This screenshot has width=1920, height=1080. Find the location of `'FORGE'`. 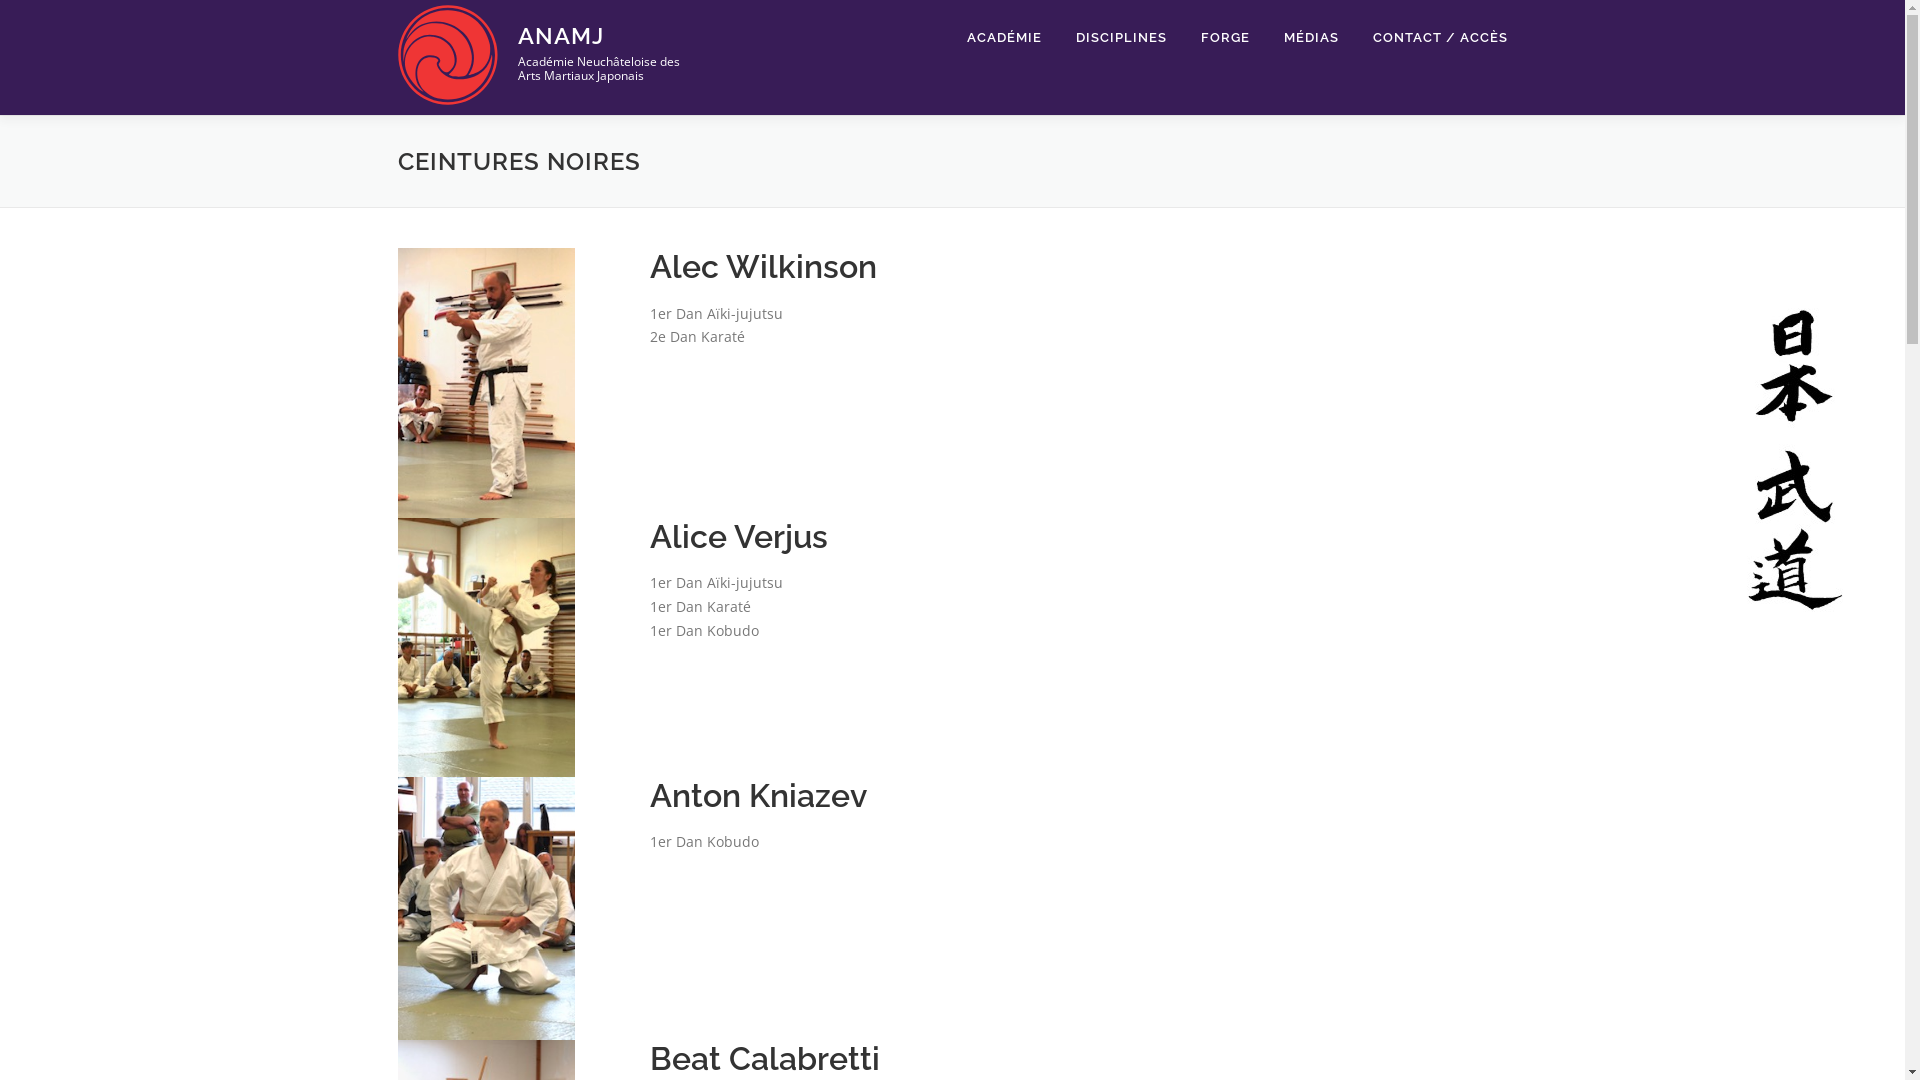

'FORGE' is located at coordinates (1224, 37).